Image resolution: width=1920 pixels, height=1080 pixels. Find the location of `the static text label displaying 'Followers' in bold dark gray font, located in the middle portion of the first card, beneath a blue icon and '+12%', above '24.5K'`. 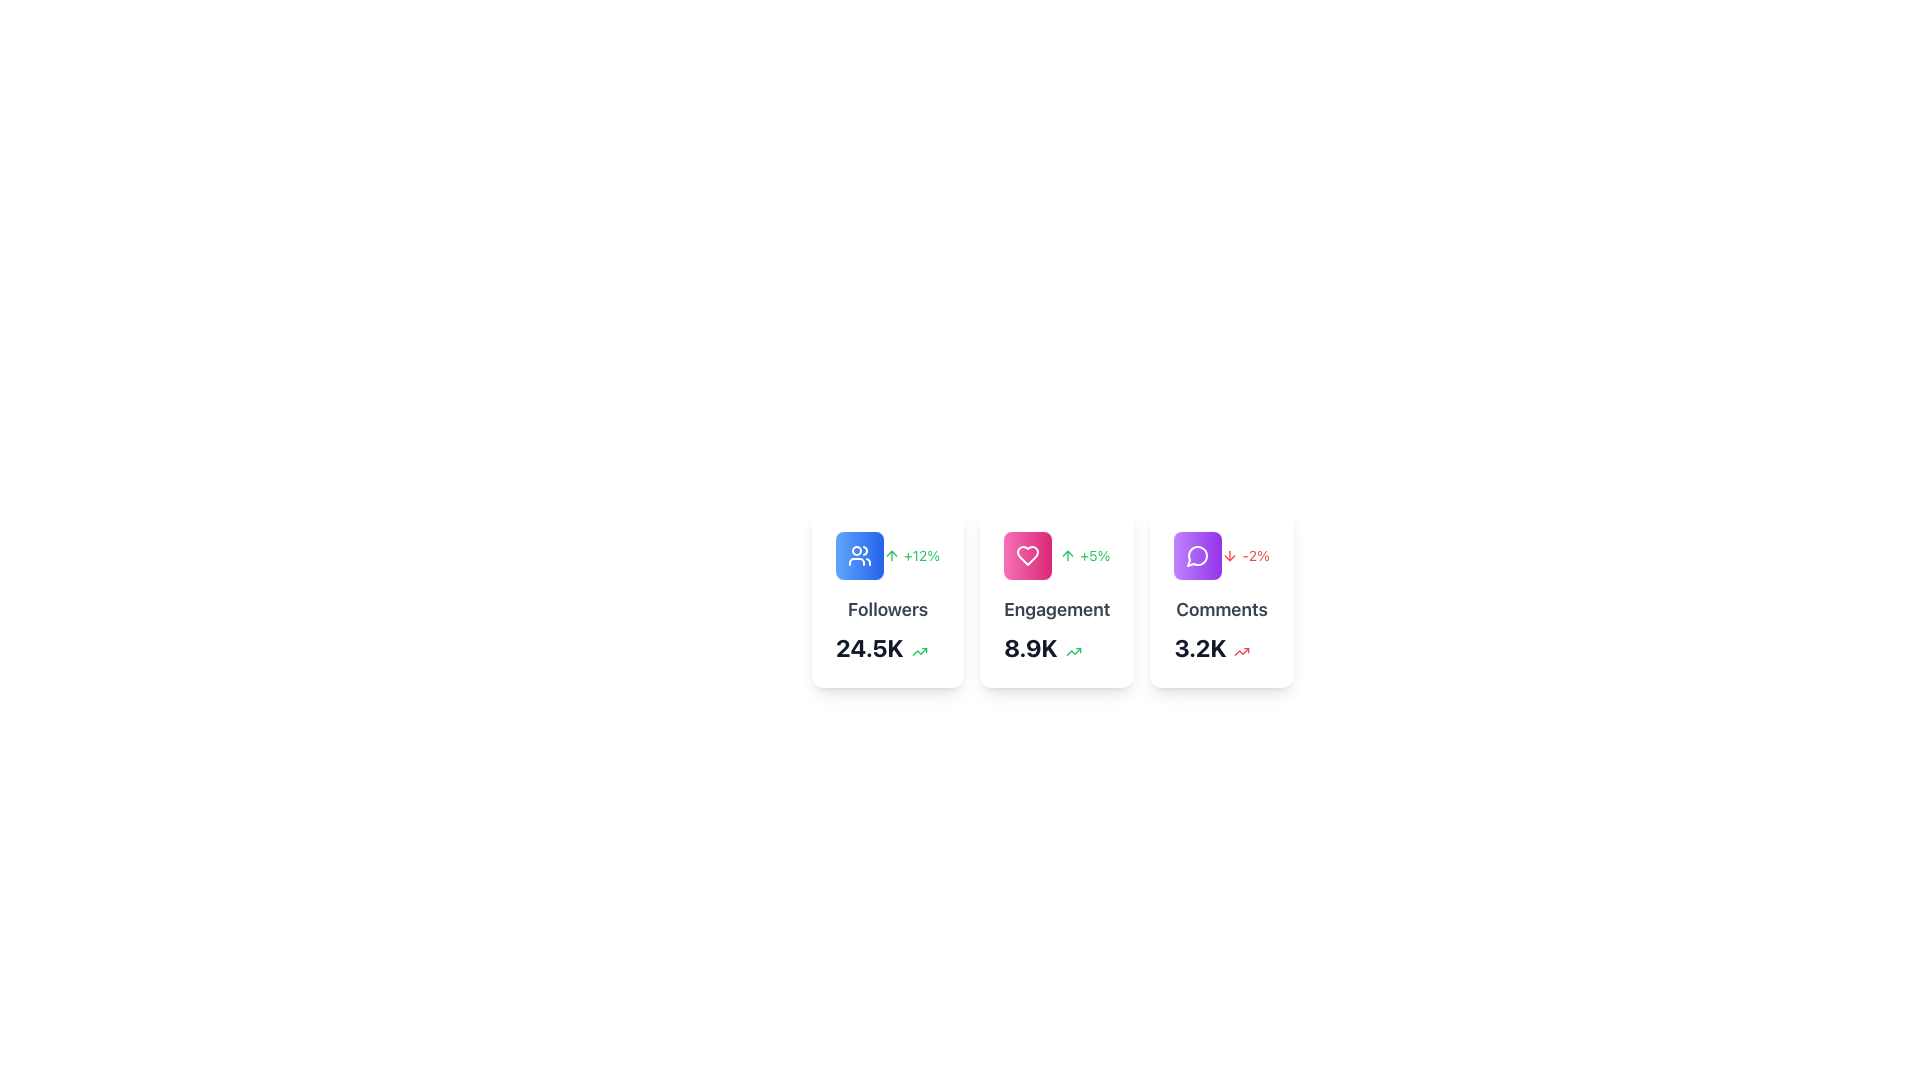

the static text label displaying 'Followers' in bold dark gray font, located in the middle portion of the first card, beneath a blue icon and '+12%', above '24.5K' is located at coordinates (887, 608).